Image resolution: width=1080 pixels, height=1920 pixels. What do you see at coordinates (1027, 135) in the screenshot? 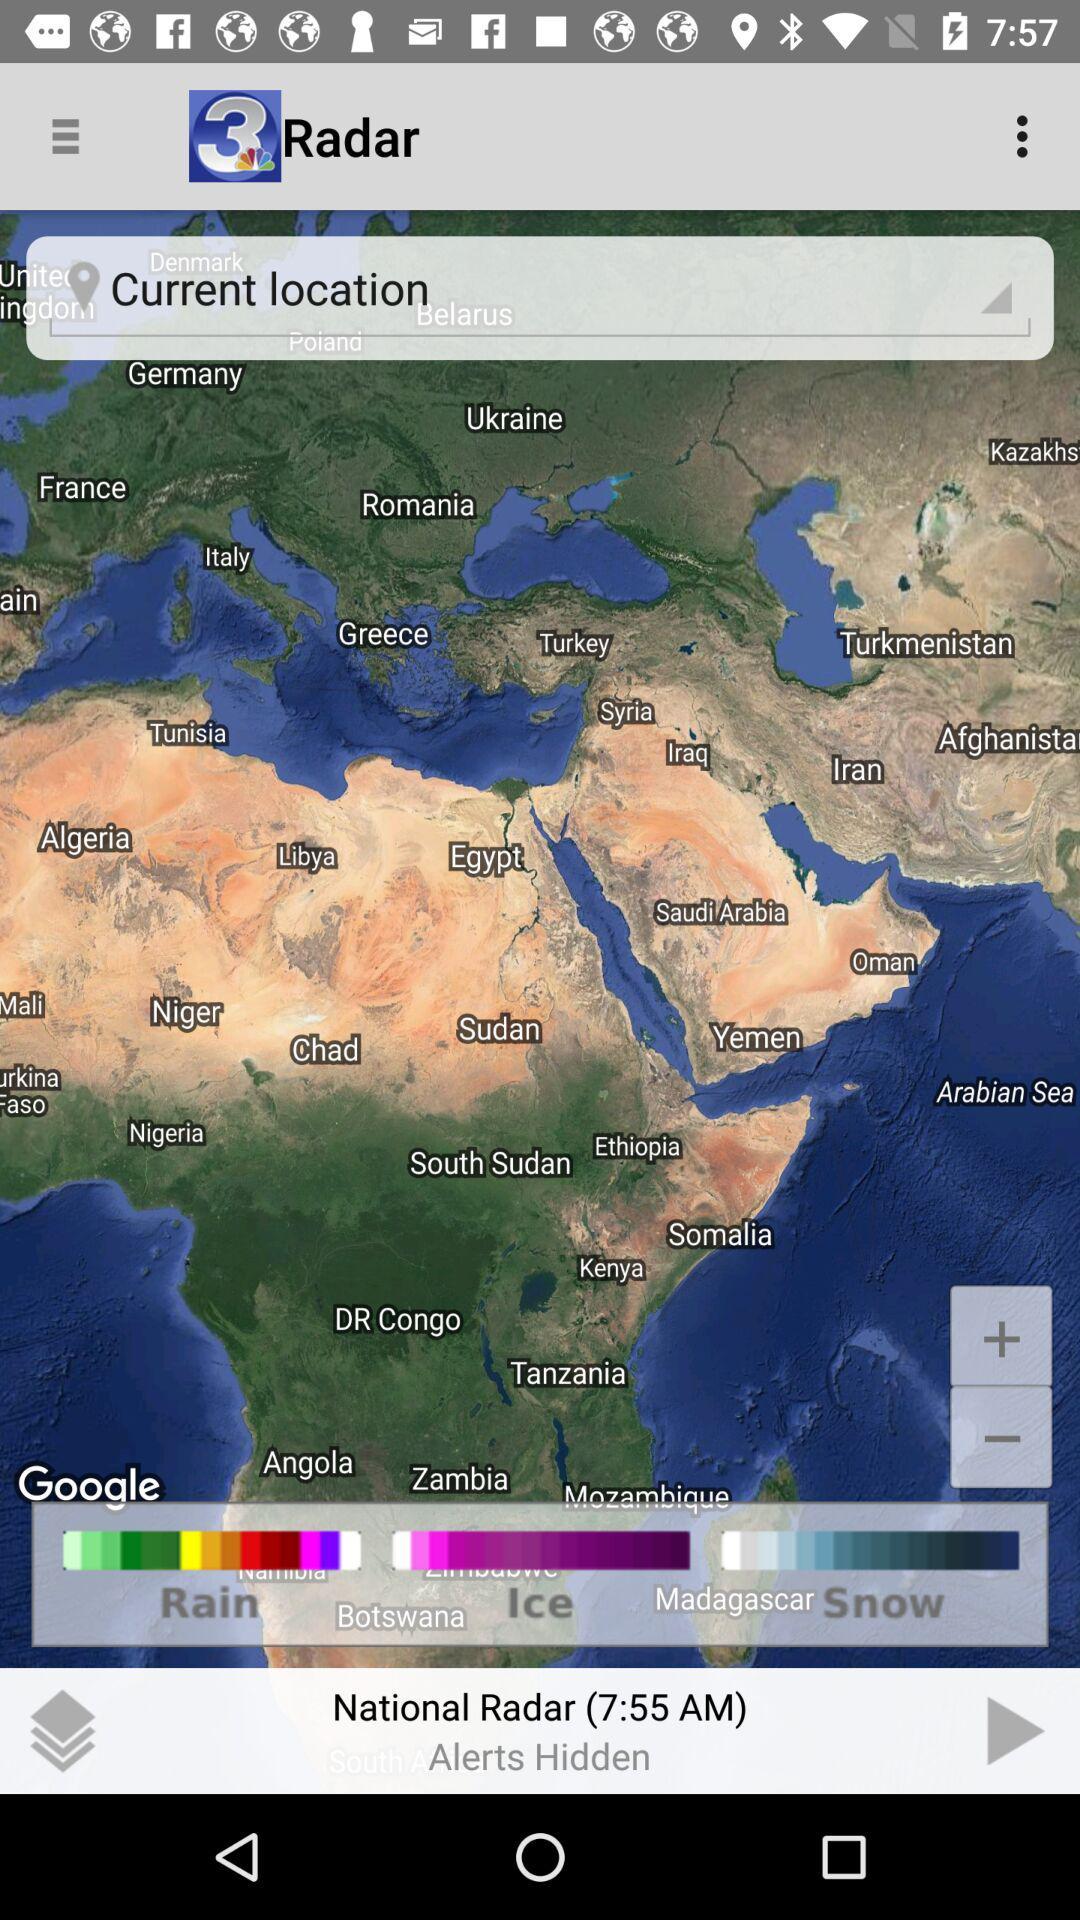
I see `the icon at the top right corner` at bounding box center [1027, 135].